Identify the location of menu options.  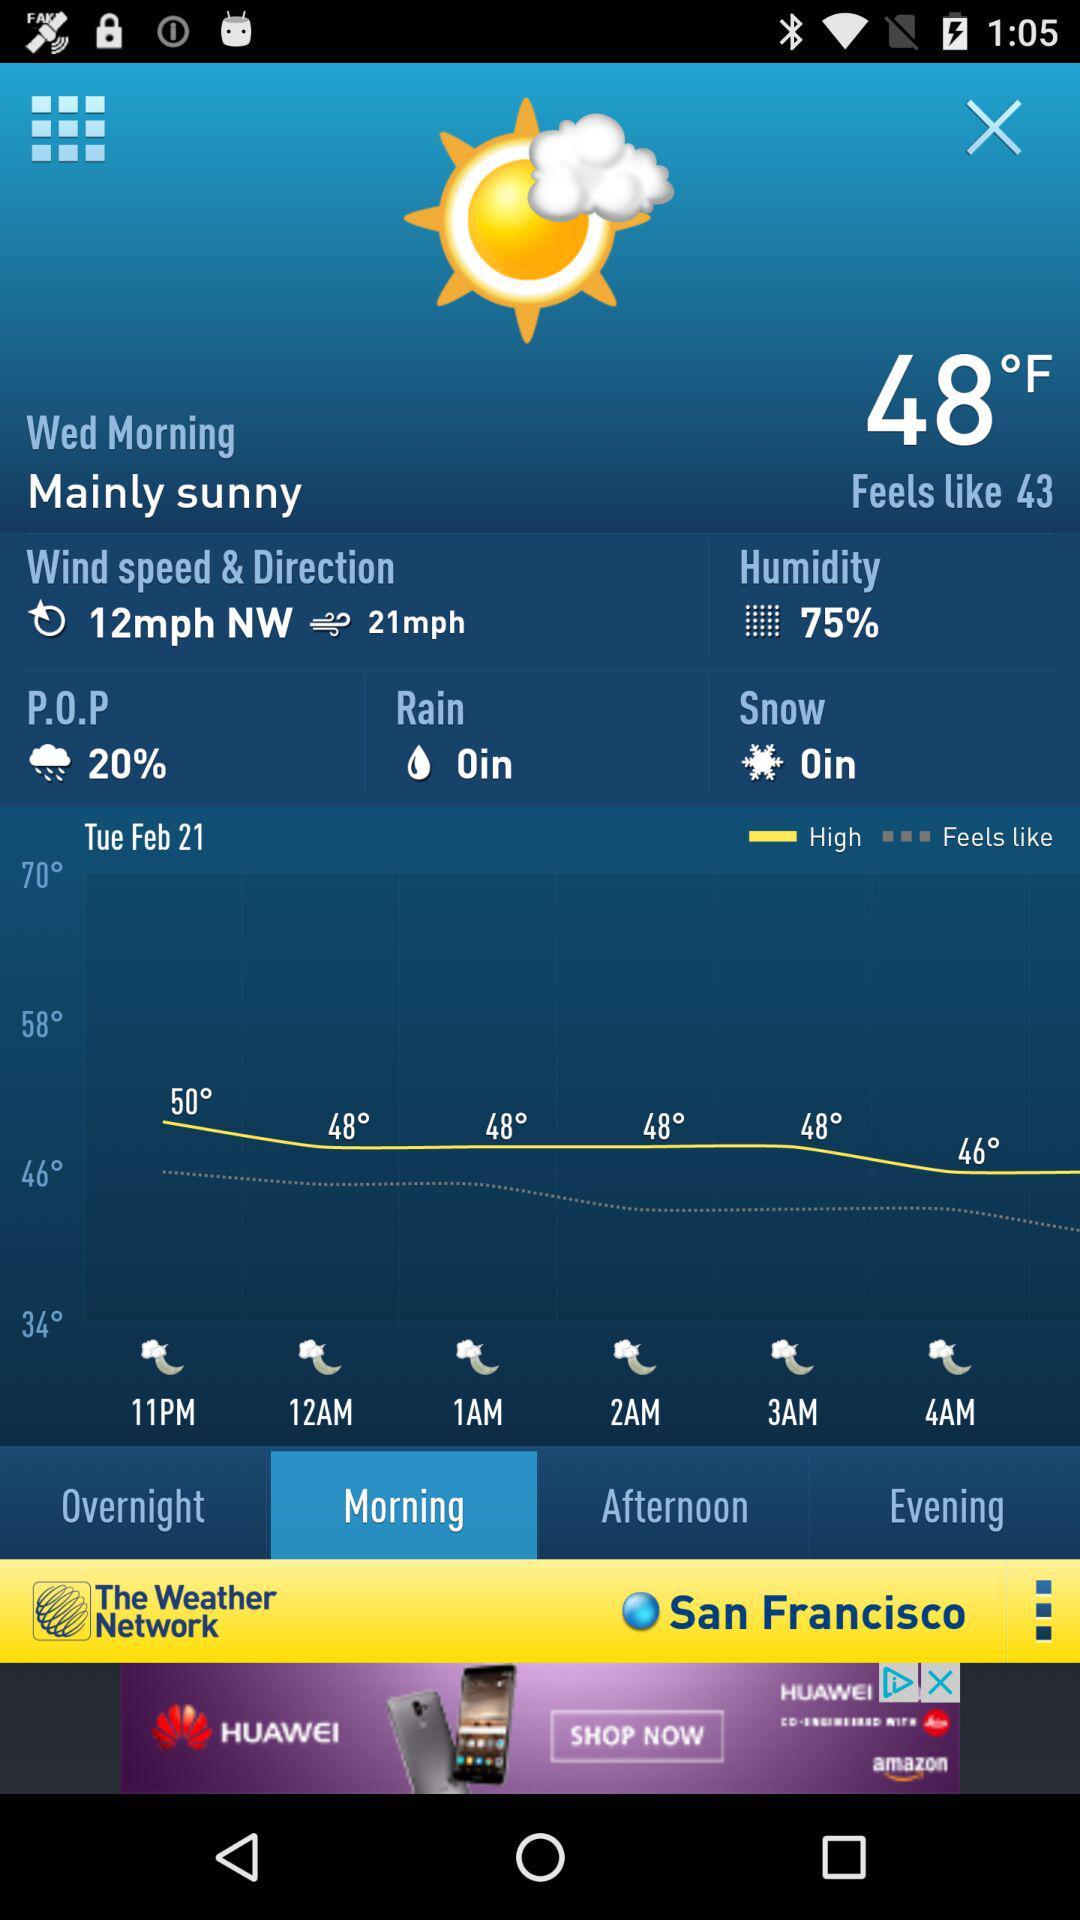
(66, 127).